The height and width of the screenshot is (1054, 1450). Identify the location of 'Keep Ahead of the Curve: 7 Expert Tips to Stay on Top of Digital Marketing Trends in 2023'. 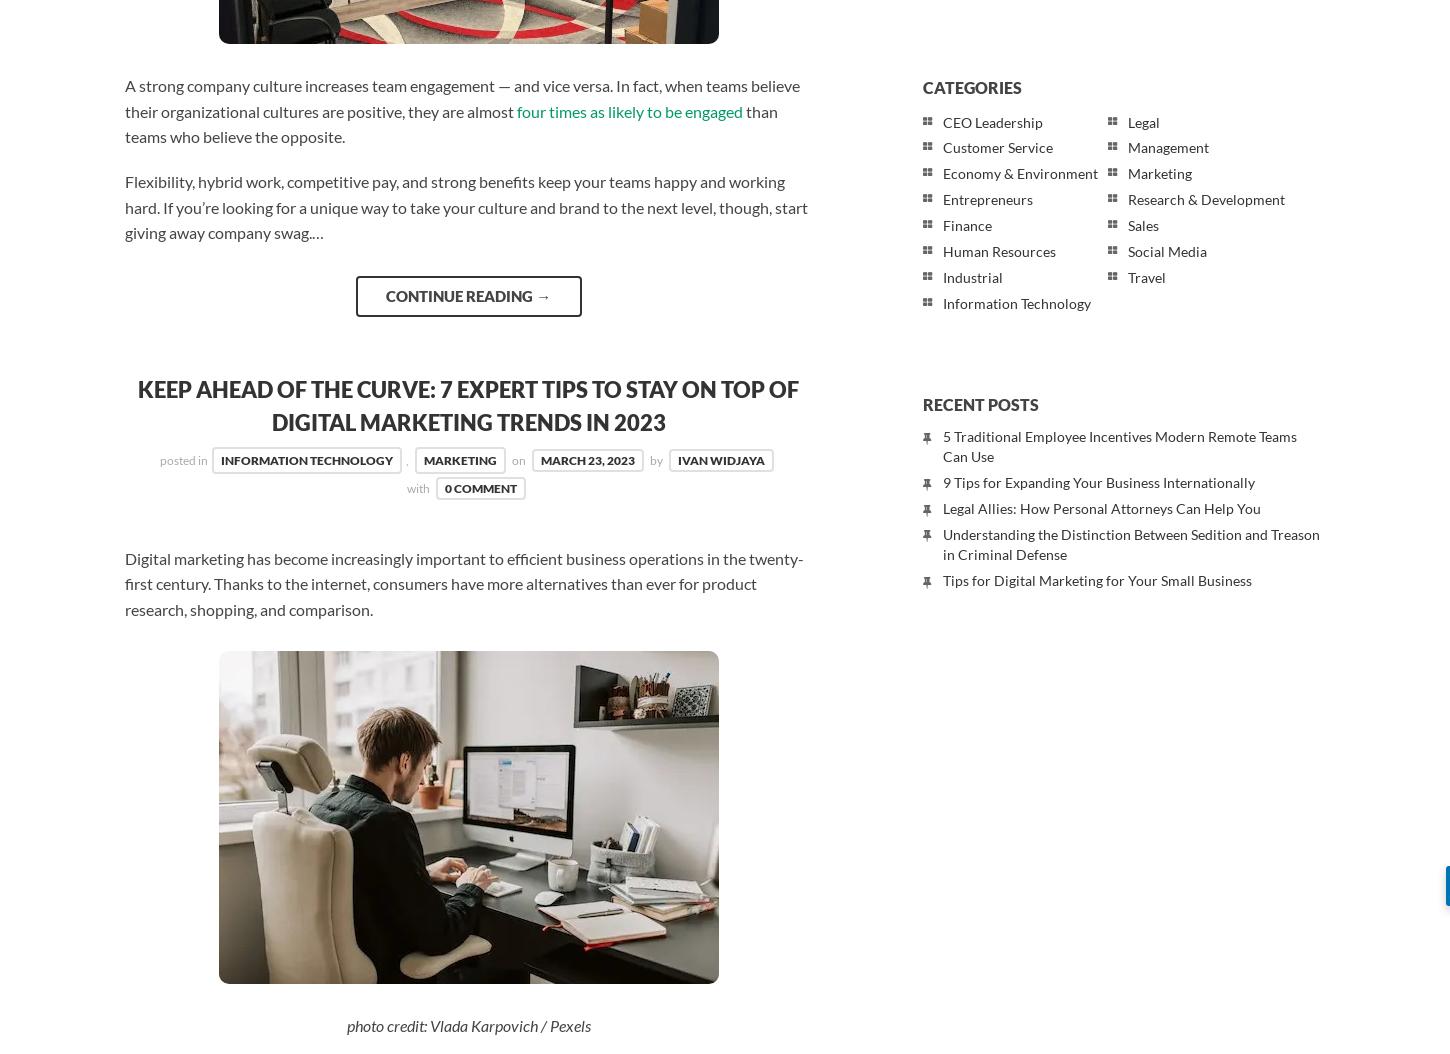
(467, 404).